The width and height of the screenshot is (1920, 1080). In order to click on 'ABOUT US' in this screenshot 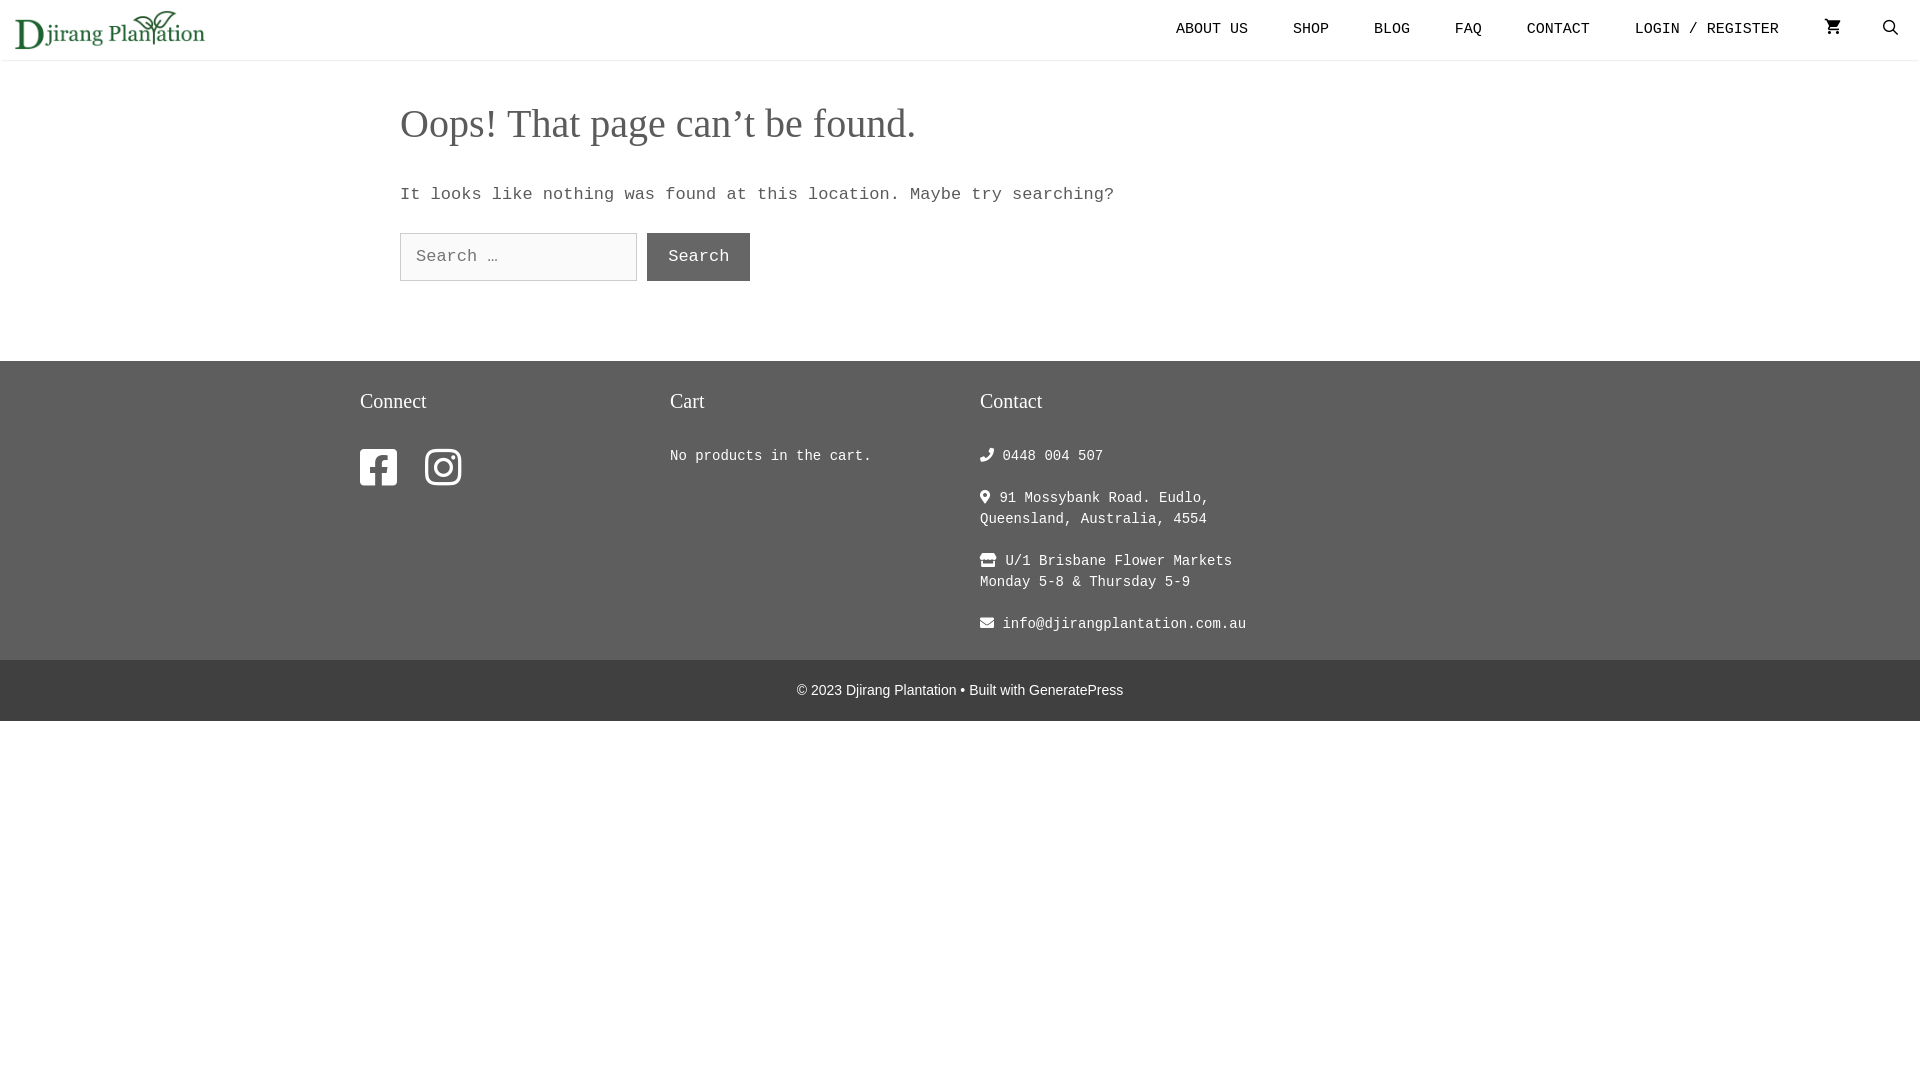, I will do `click(1210, 30)`.